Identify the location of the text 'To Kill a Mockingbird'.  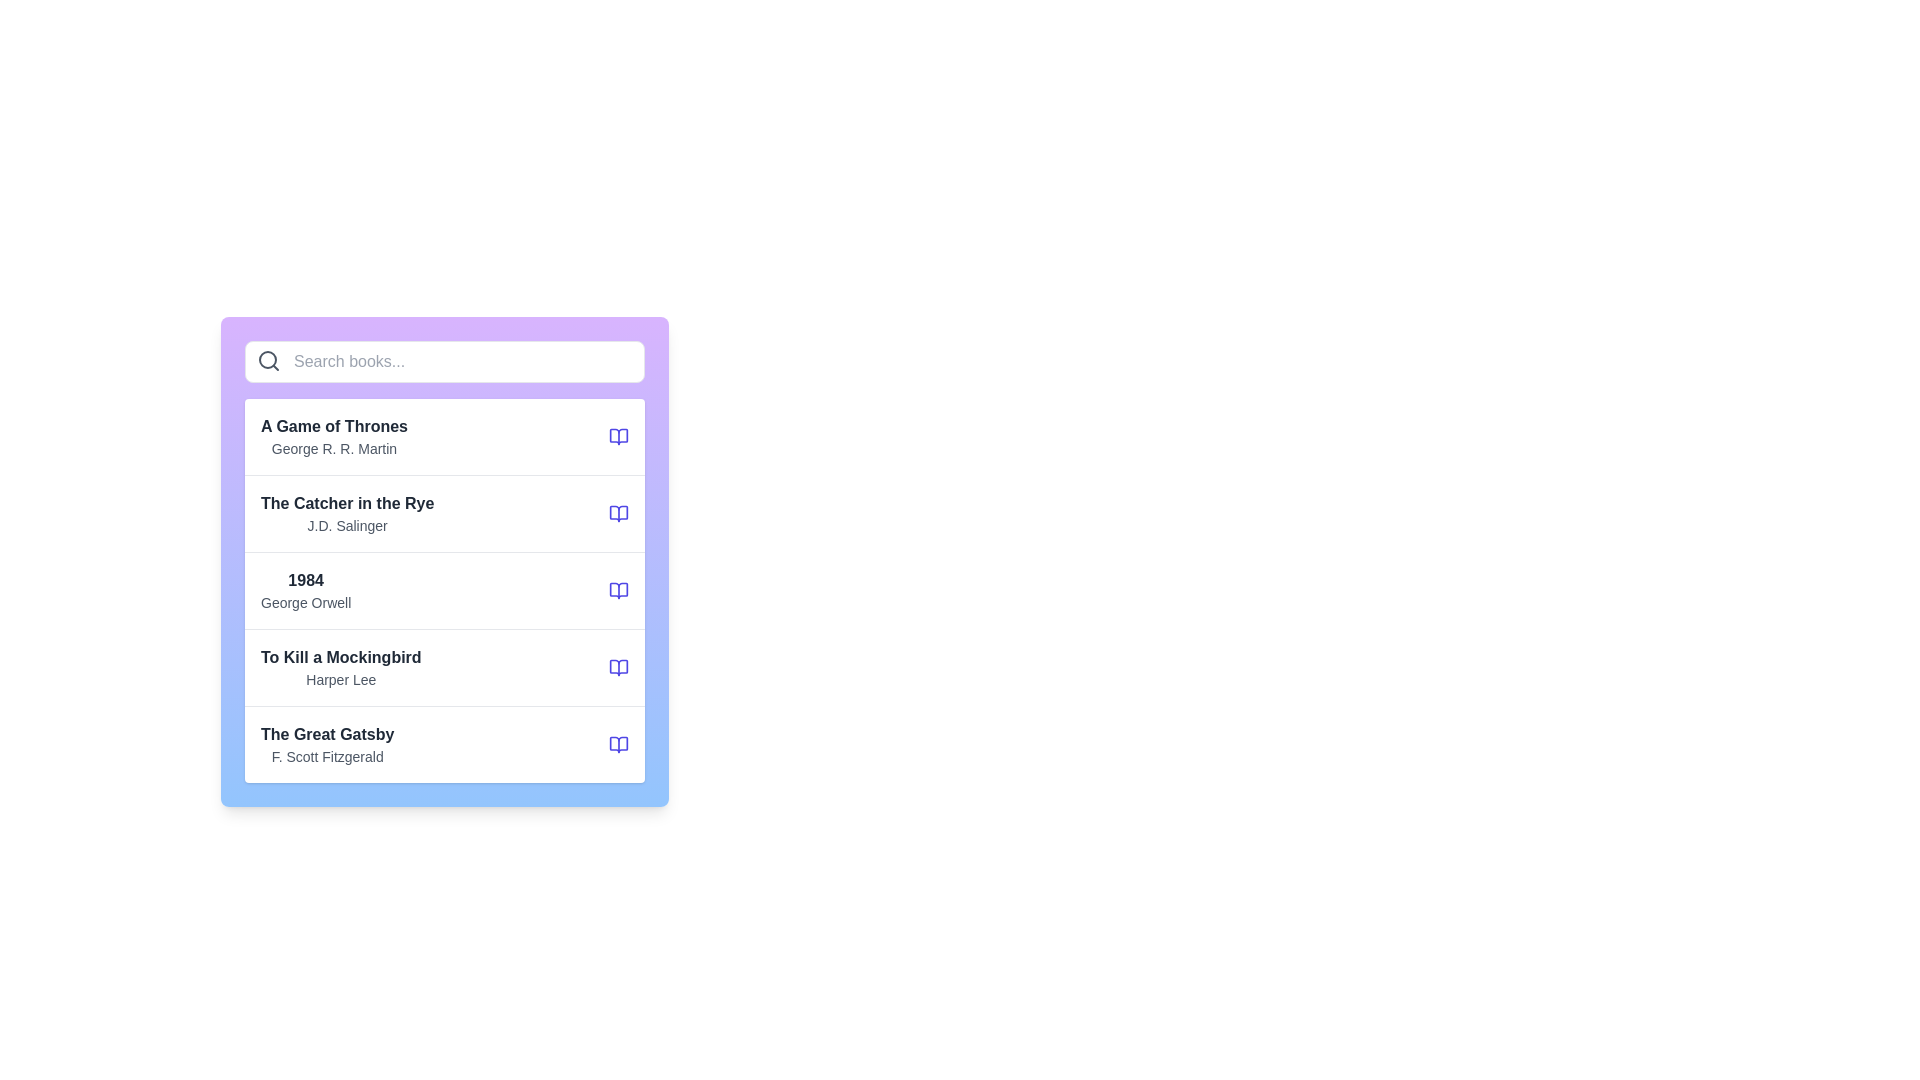
(340, 658).